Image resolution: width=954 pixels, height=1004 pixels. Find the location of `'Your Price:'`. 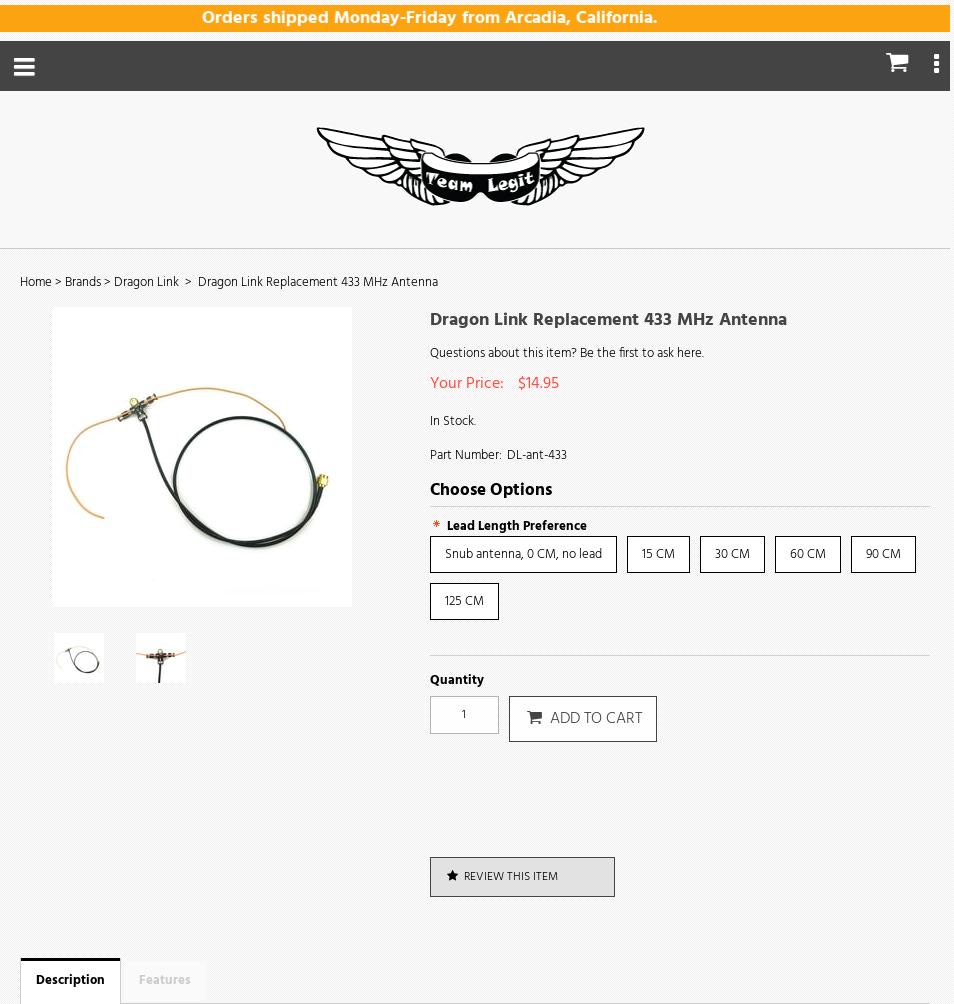

'Your Price:' is located at coordinates (468, 383).